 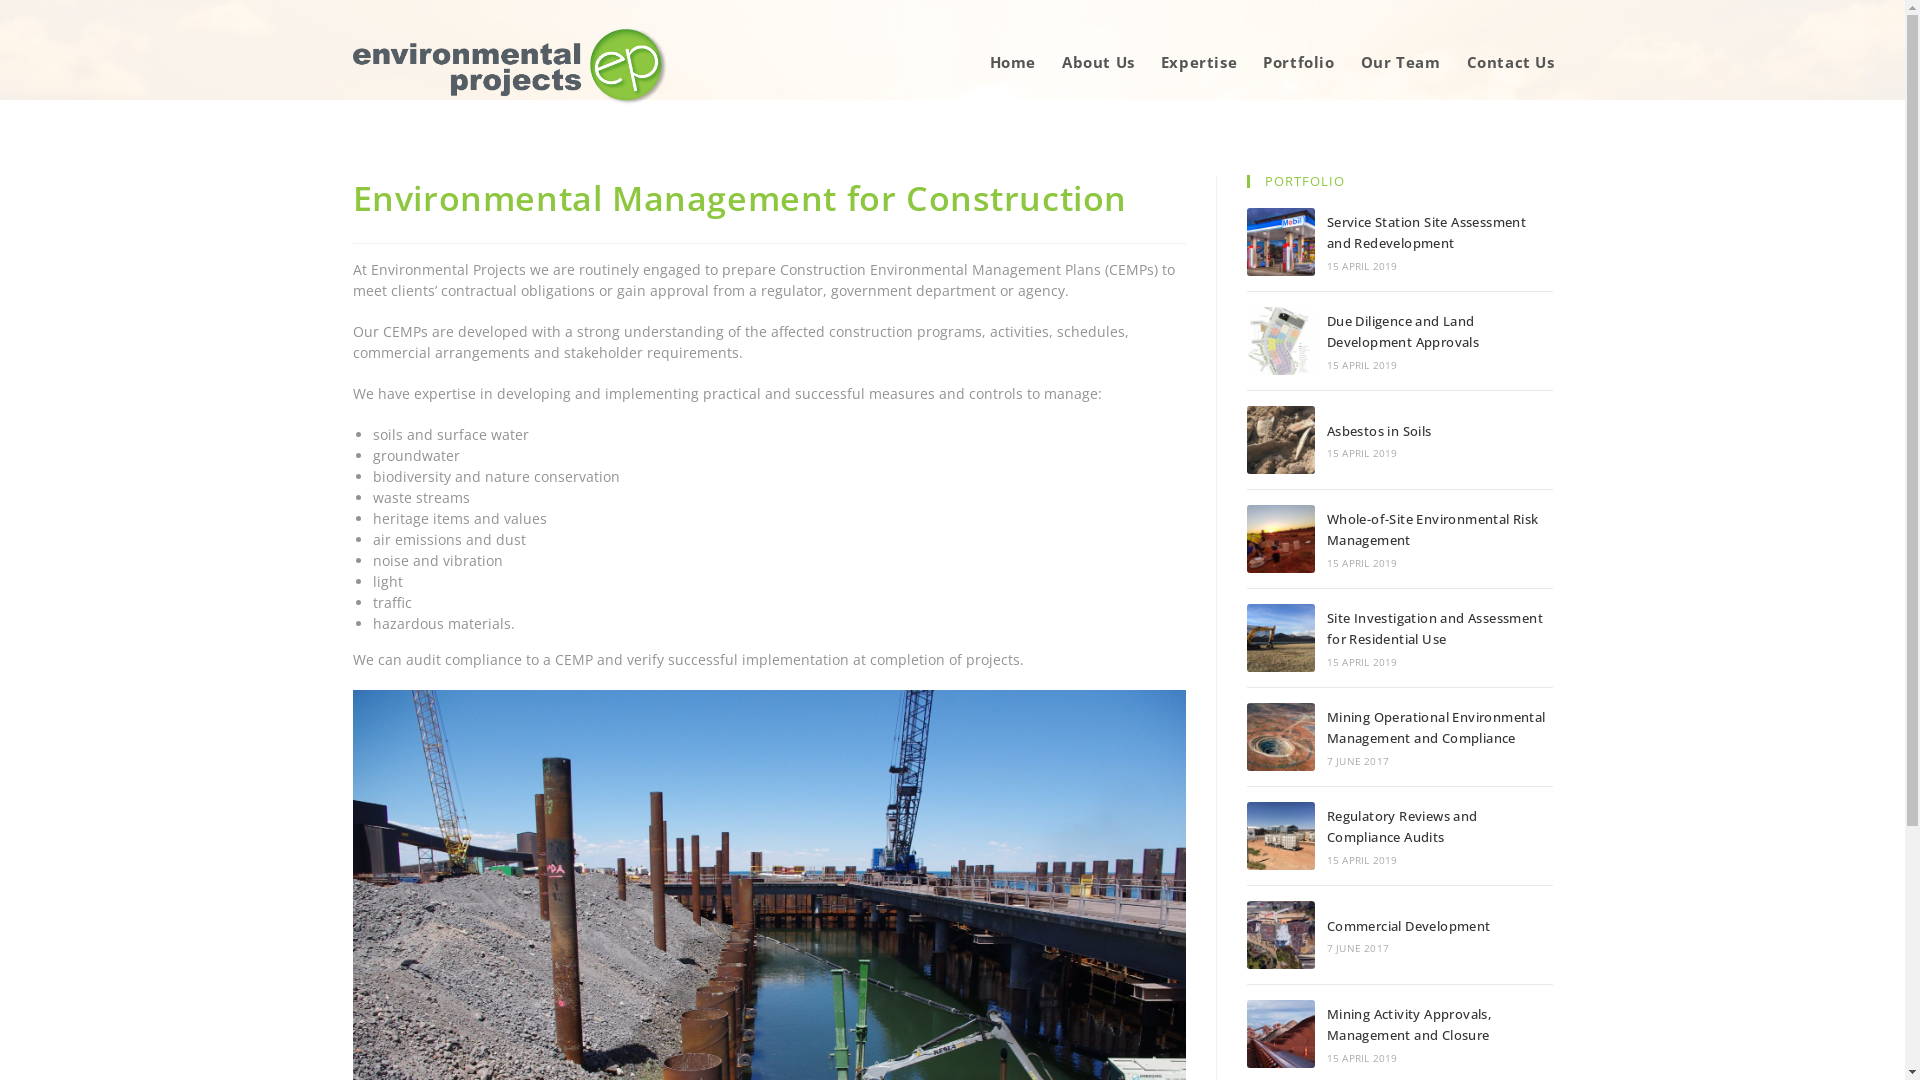 What do you see at coordinates (1097, 61) in the screenshot?
I see `'About Us'` at bounding box center [1097, 61].